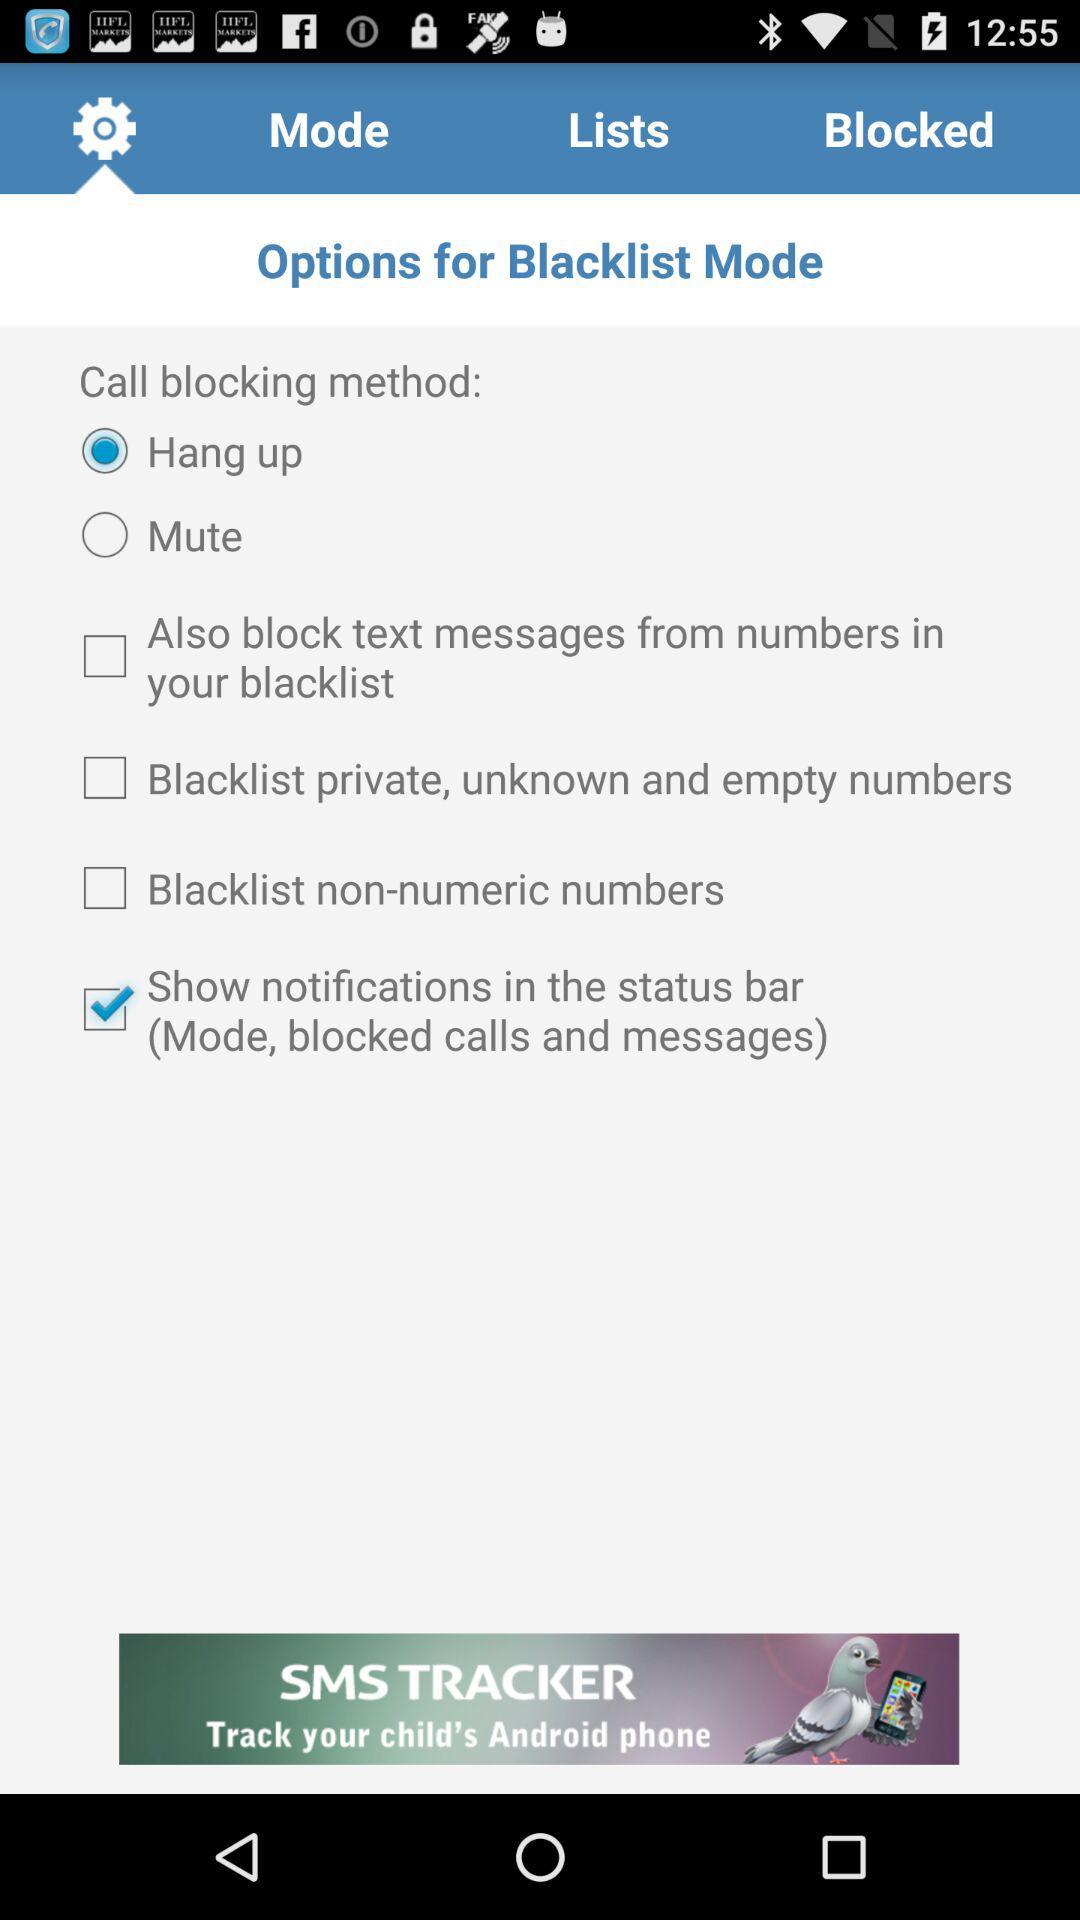 This screenshot has width=1080, height=1920. I want to click on the item at the bottom, so click(540, 1698).